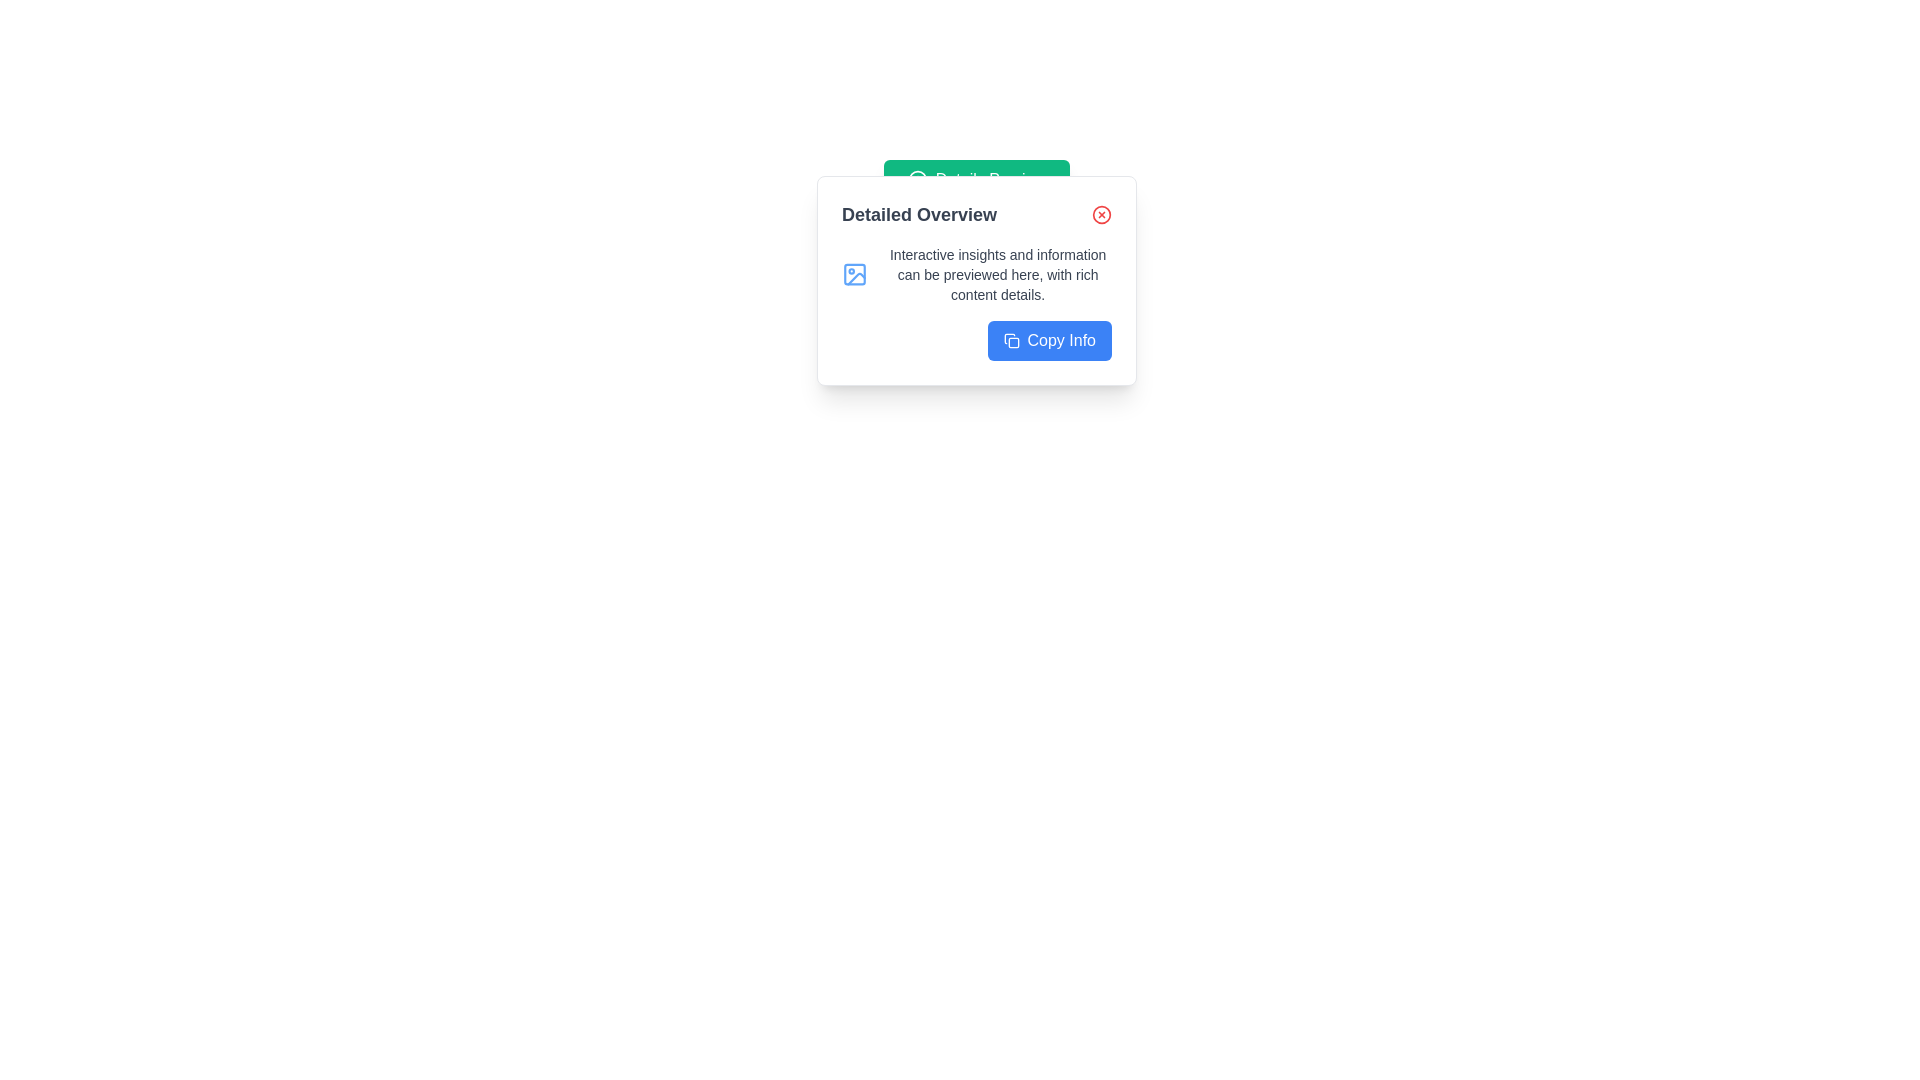  I want to click on the button located in the top-right corner of the 'Detailed Overview' section, so click(1101, 215).